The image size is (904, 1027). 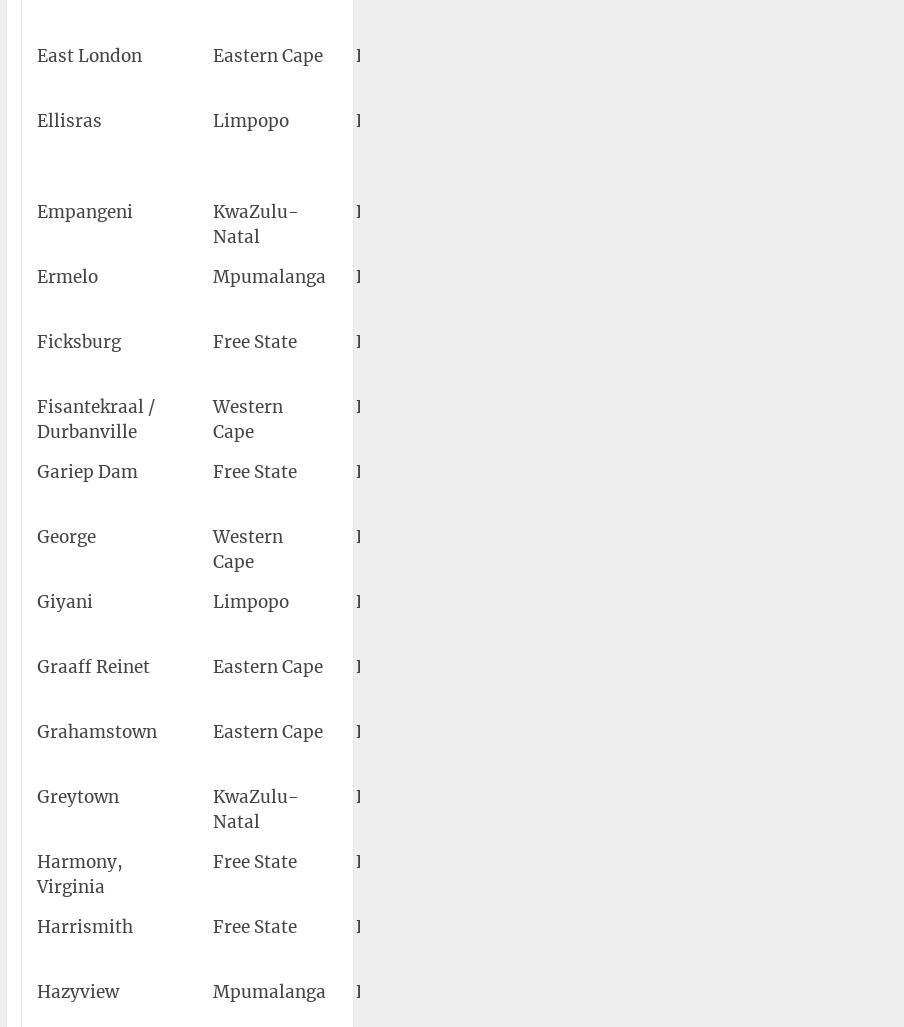 What do you see at coordinates (35, 120) in the screenshot?
I see `'Ellisras'` at bounding box center [35, 120].